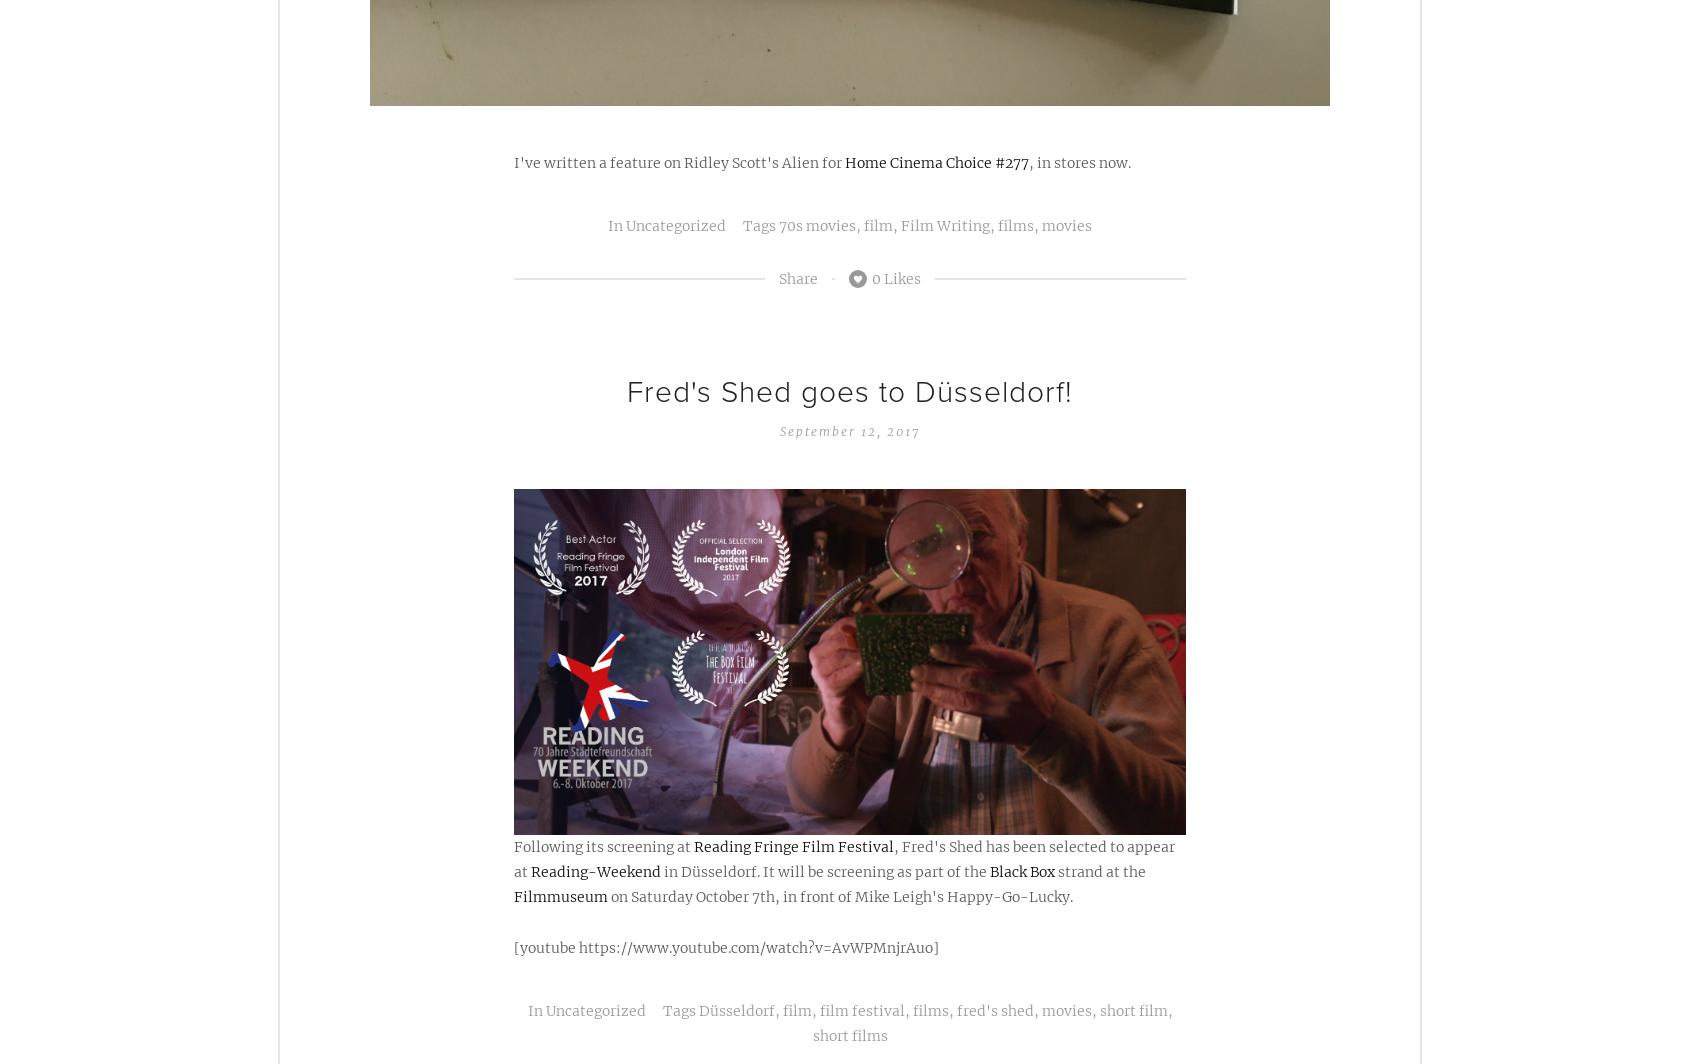 The height and width of the screenshot is (1064, 1700). What do you see at coordinates (824, 870) in the screenshot?
I see `'in Düsseldorf. It will be screening as part of the'` at bounding box center [824, 870].